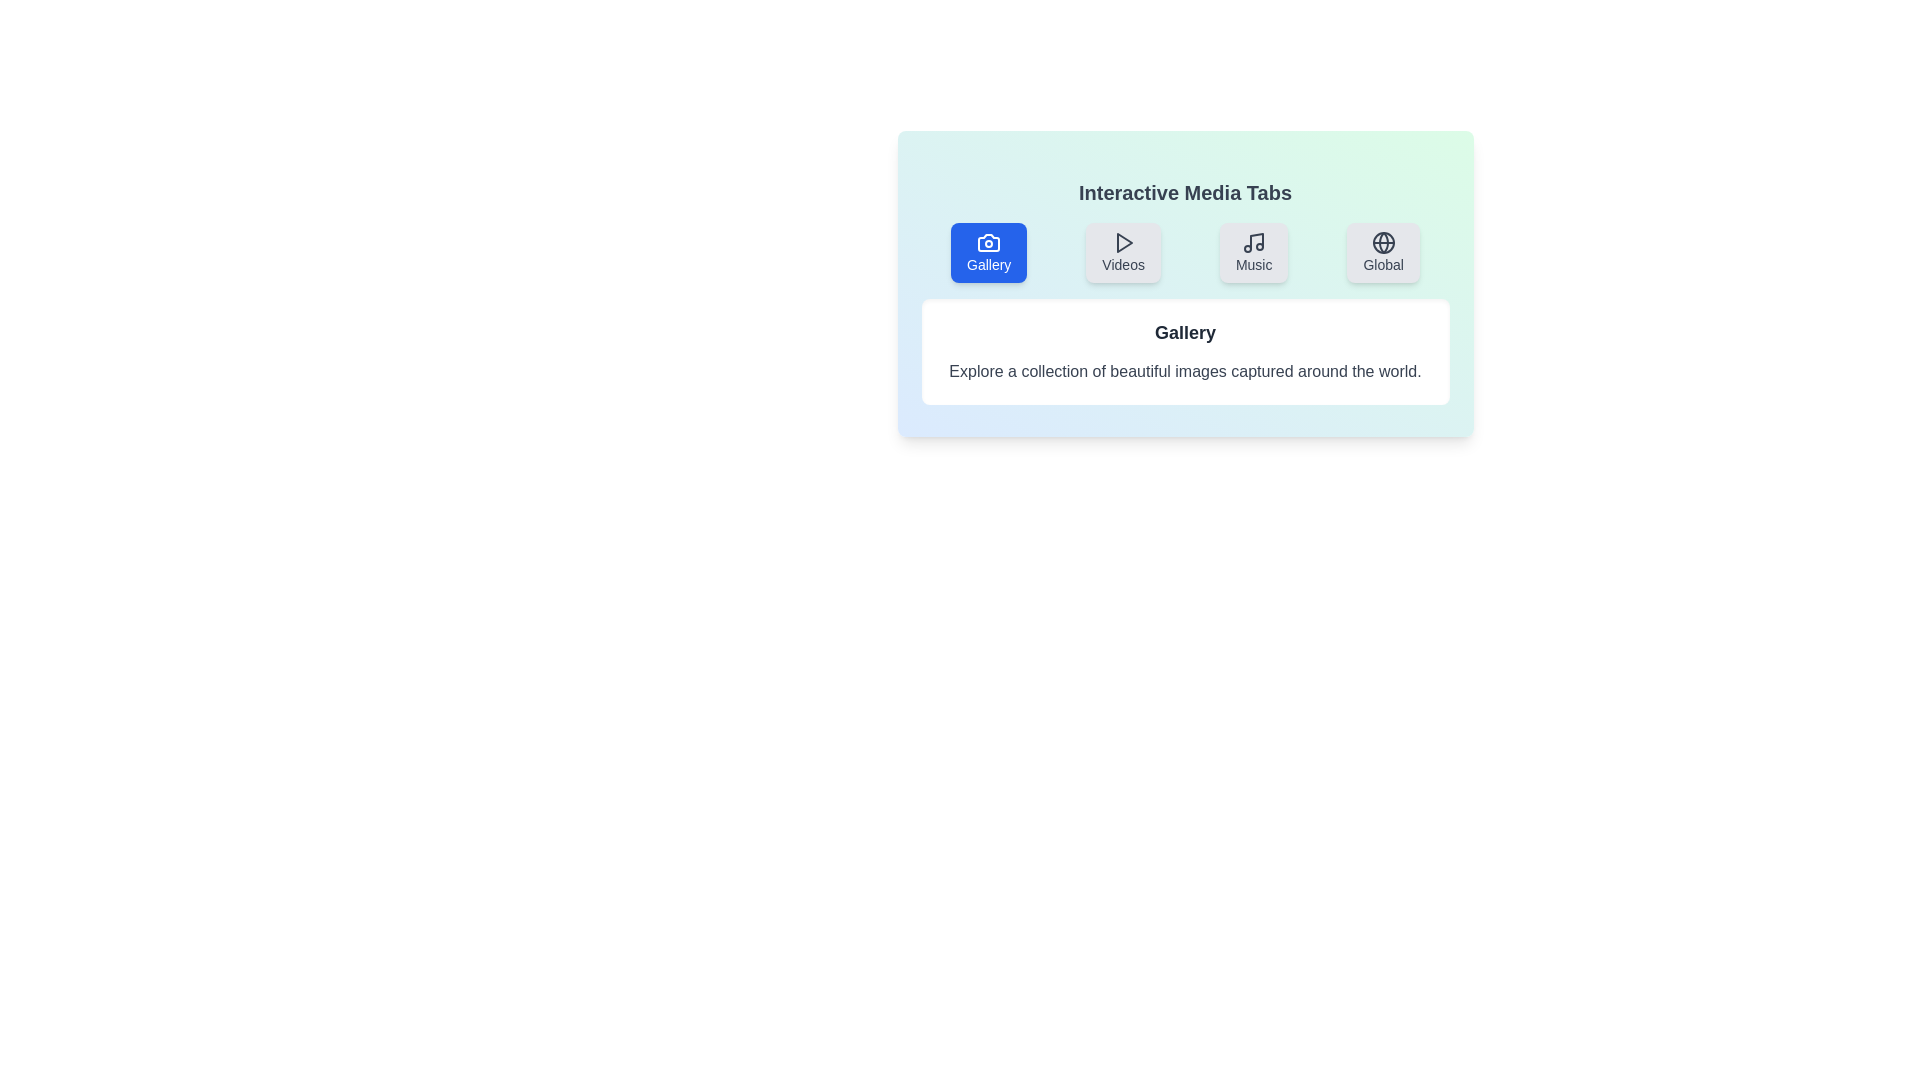 This screenshot has height=1080, width=1920. What do you see at coordinates (989, 252) in the screenshot?
I see `the tab labeled 'Gallery'` at bounding box center [989, 252].